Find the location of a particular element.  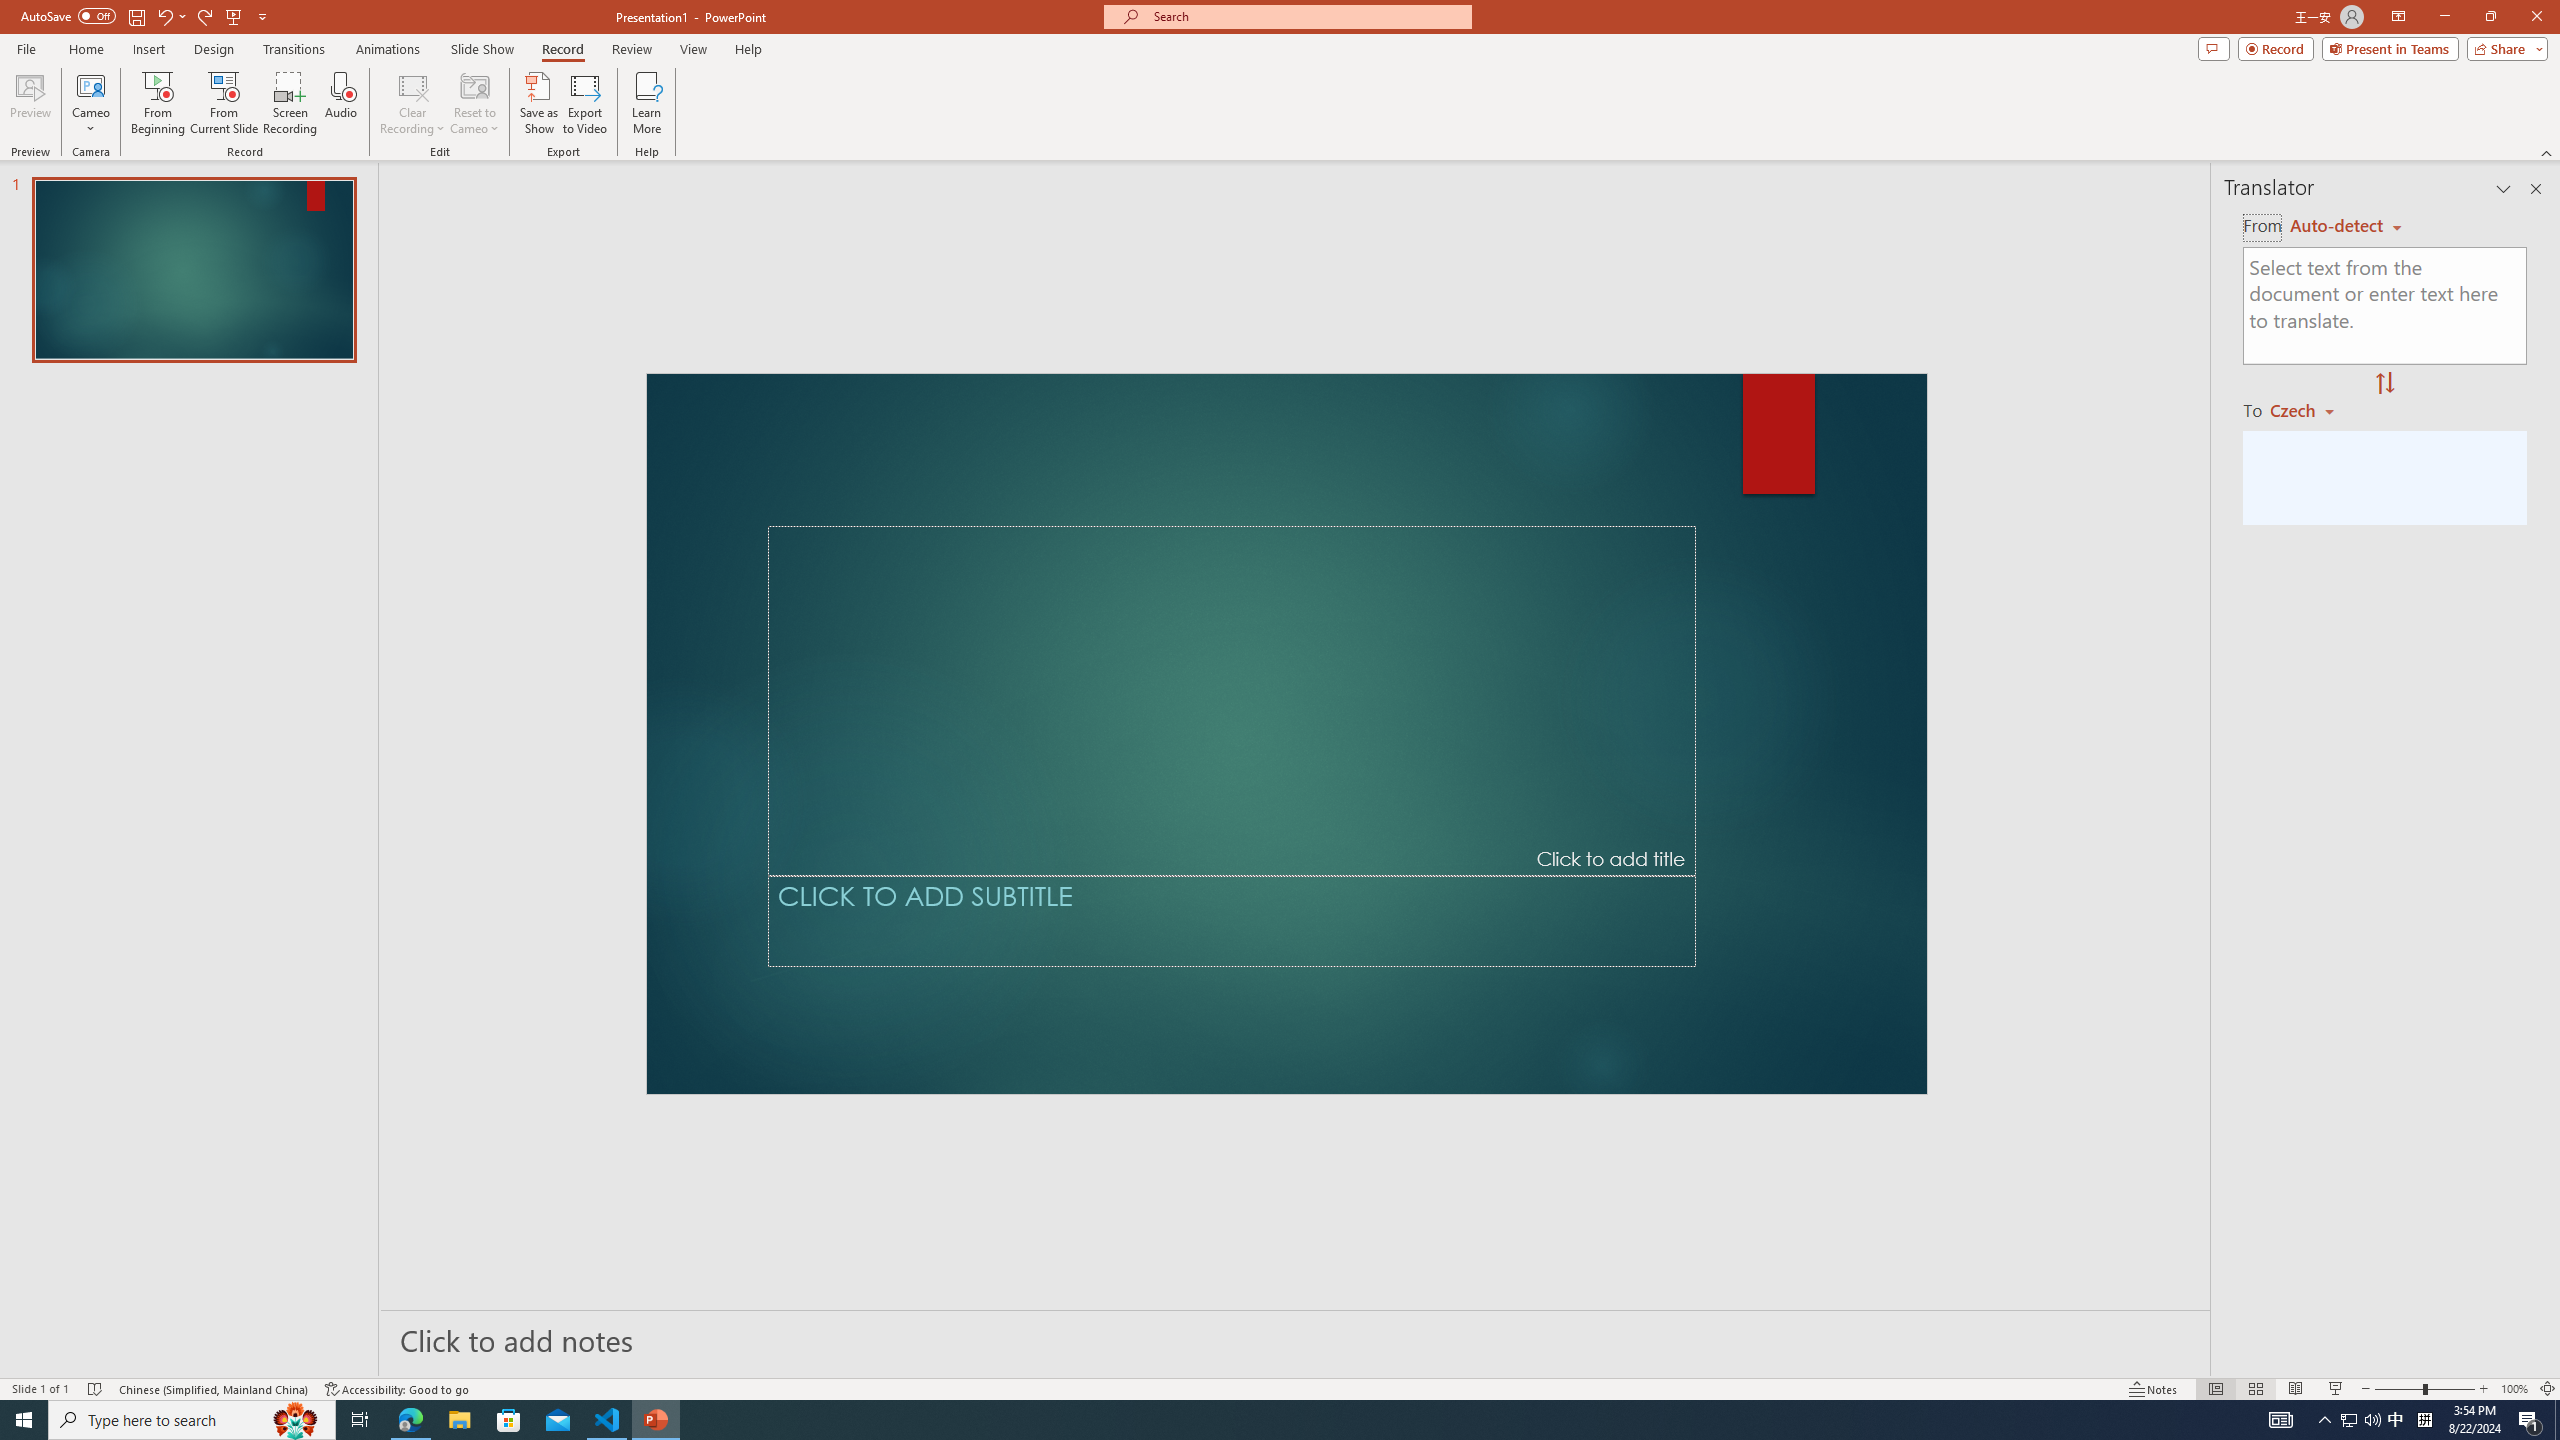

'Export to Video' is located at coordinates (583, 103).